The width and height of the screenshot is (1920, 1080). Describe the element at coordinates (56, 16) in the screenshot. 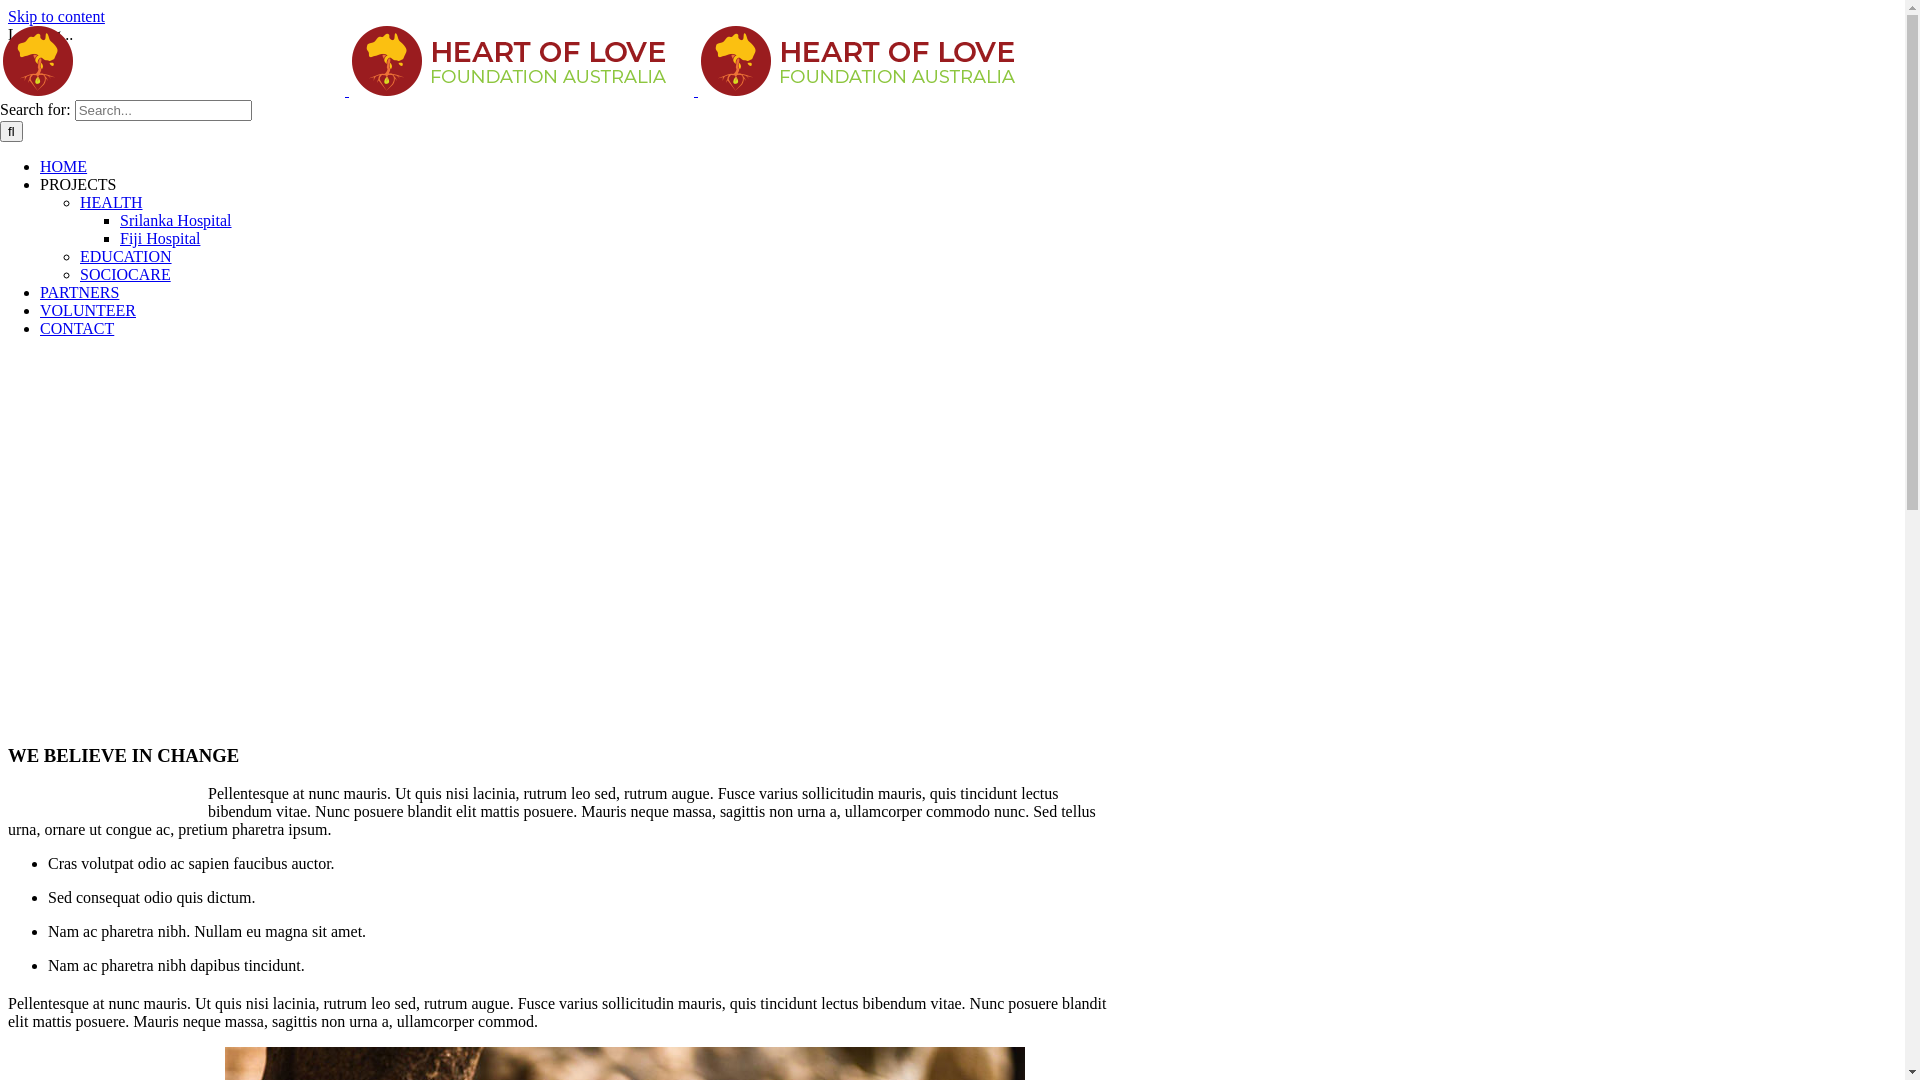

I see `'Skip to content'` at that location.